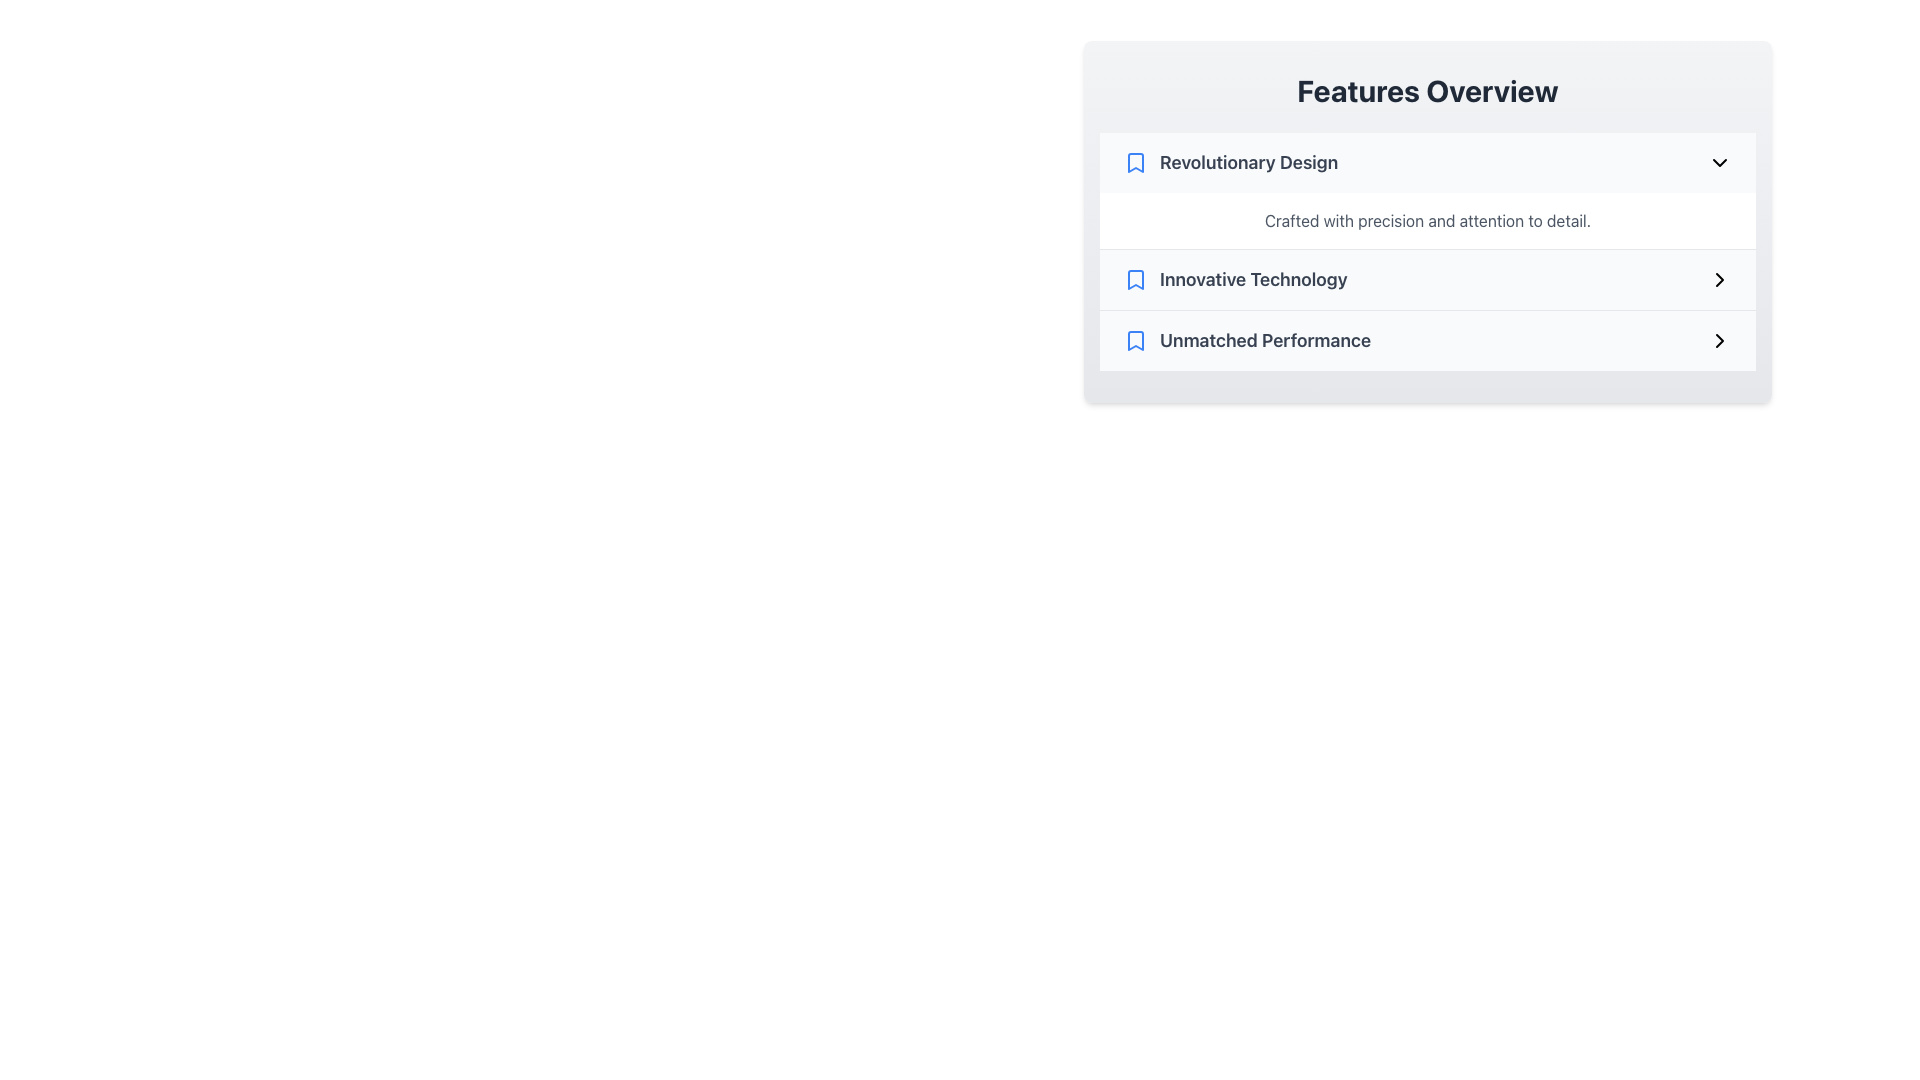  What do you see at coordinates (1136, 280) in the screenshot?
I see `the blue bookmark icon located beside the 'Innovative Technology' menu option in the sidebar under 'Features Overview'` at bounding box center [1136, 280].